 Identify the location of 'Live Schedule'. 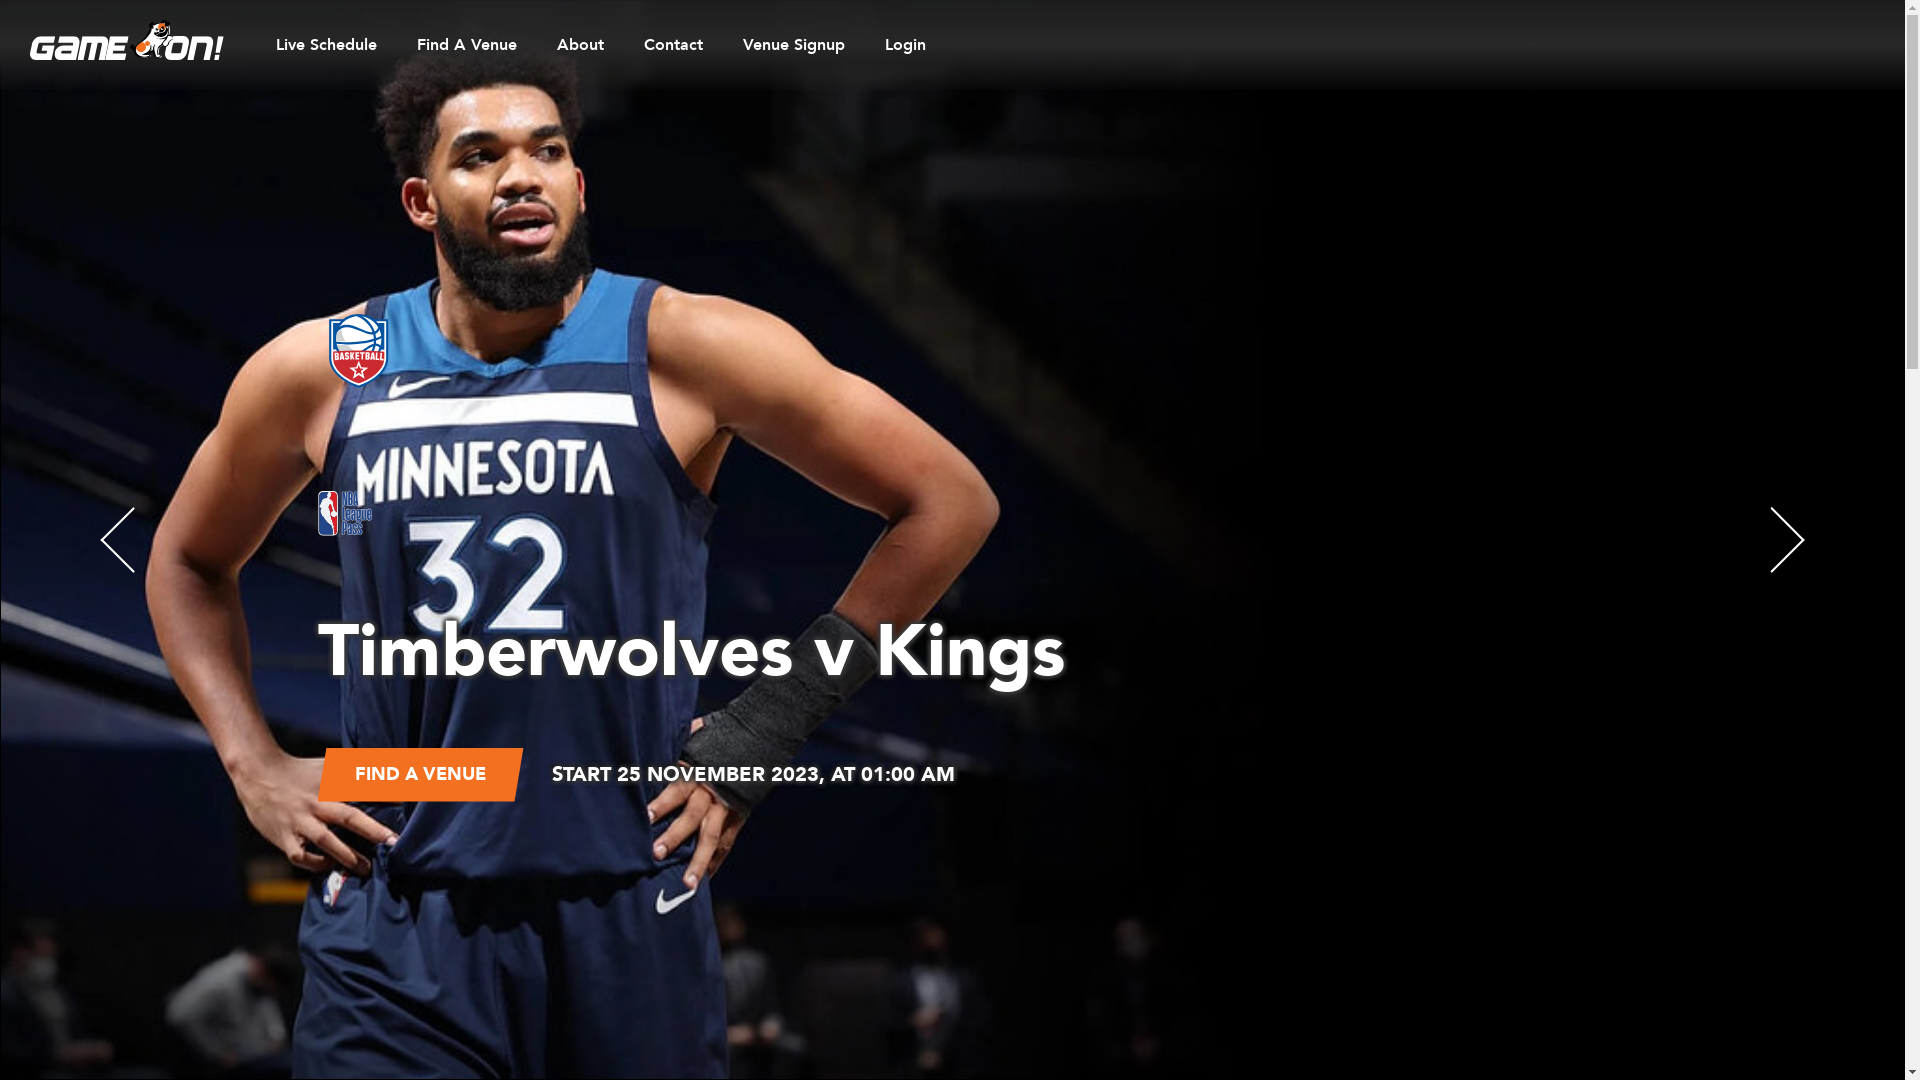
(326, 45).